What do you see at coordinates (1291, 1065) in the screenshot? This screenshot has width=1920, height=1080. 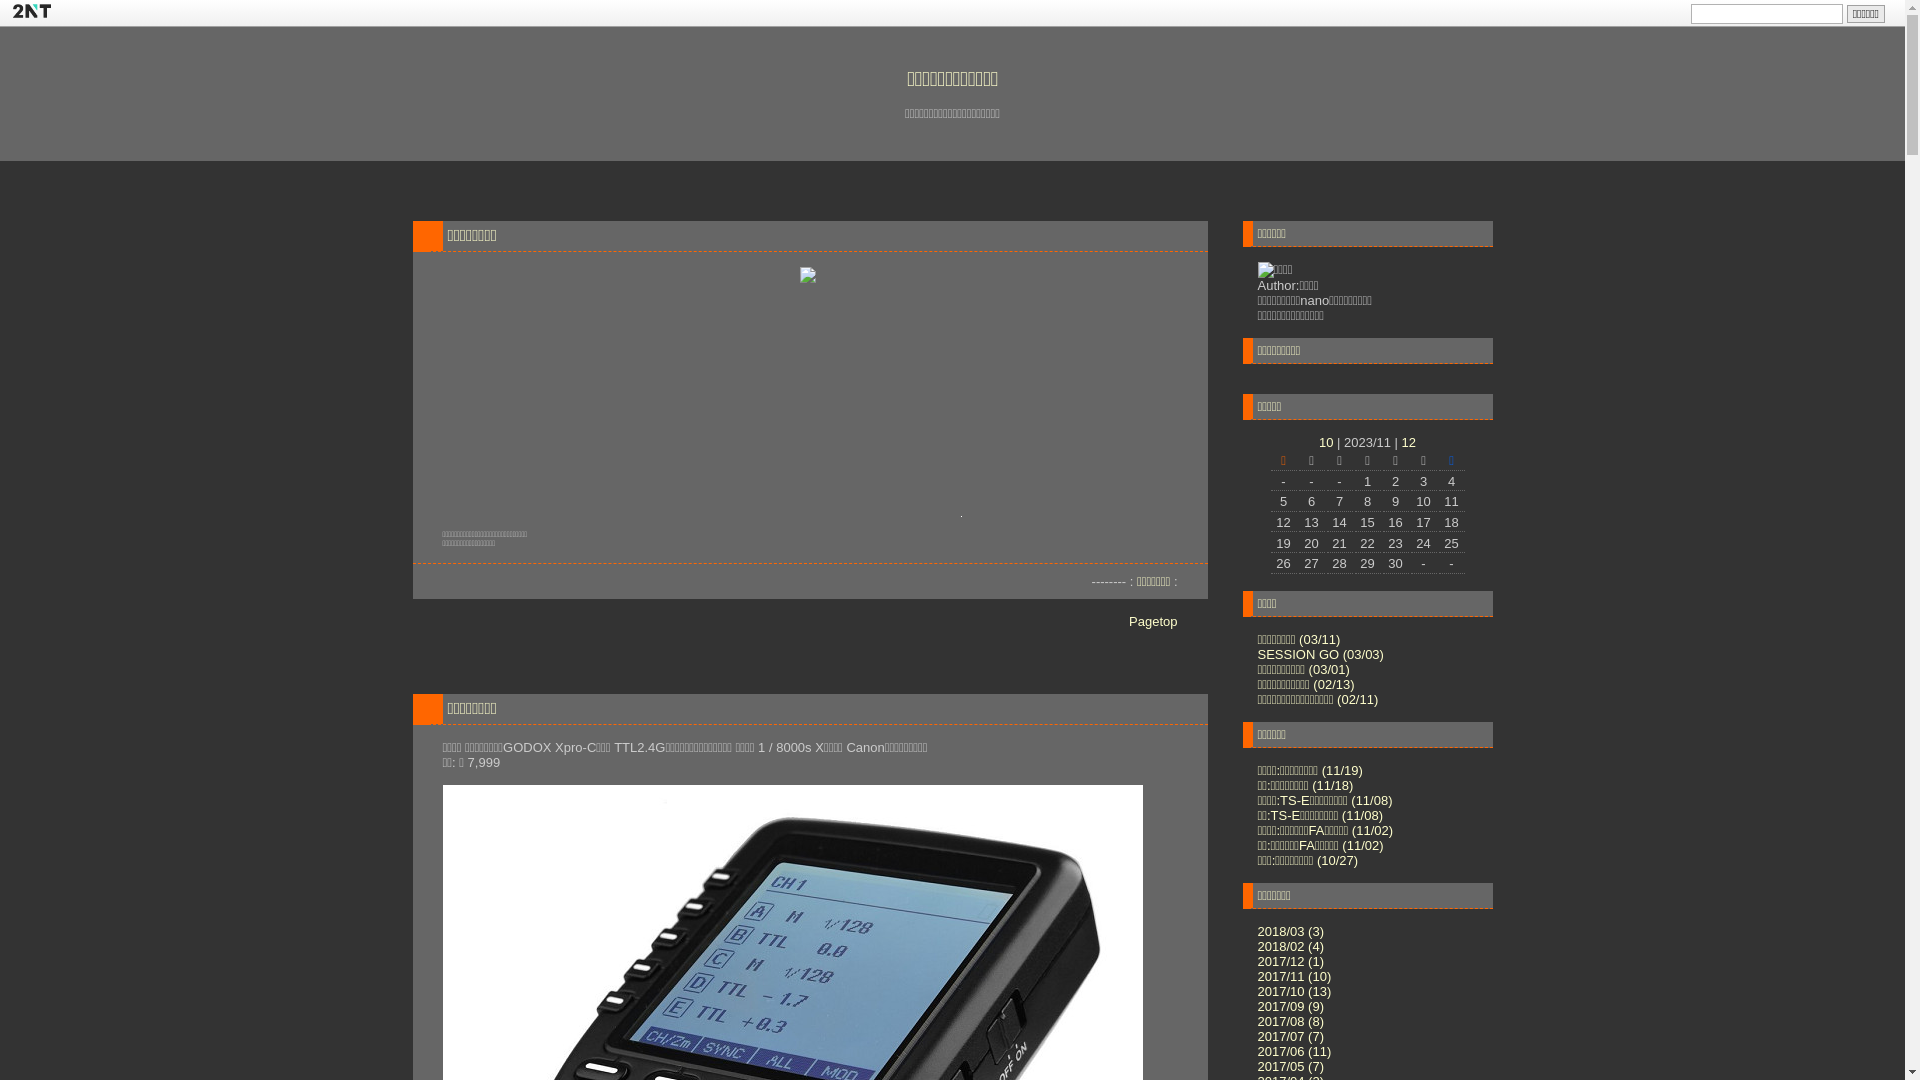 I see `'2017/05 (7)'` at bounding box center [1291, 1065].